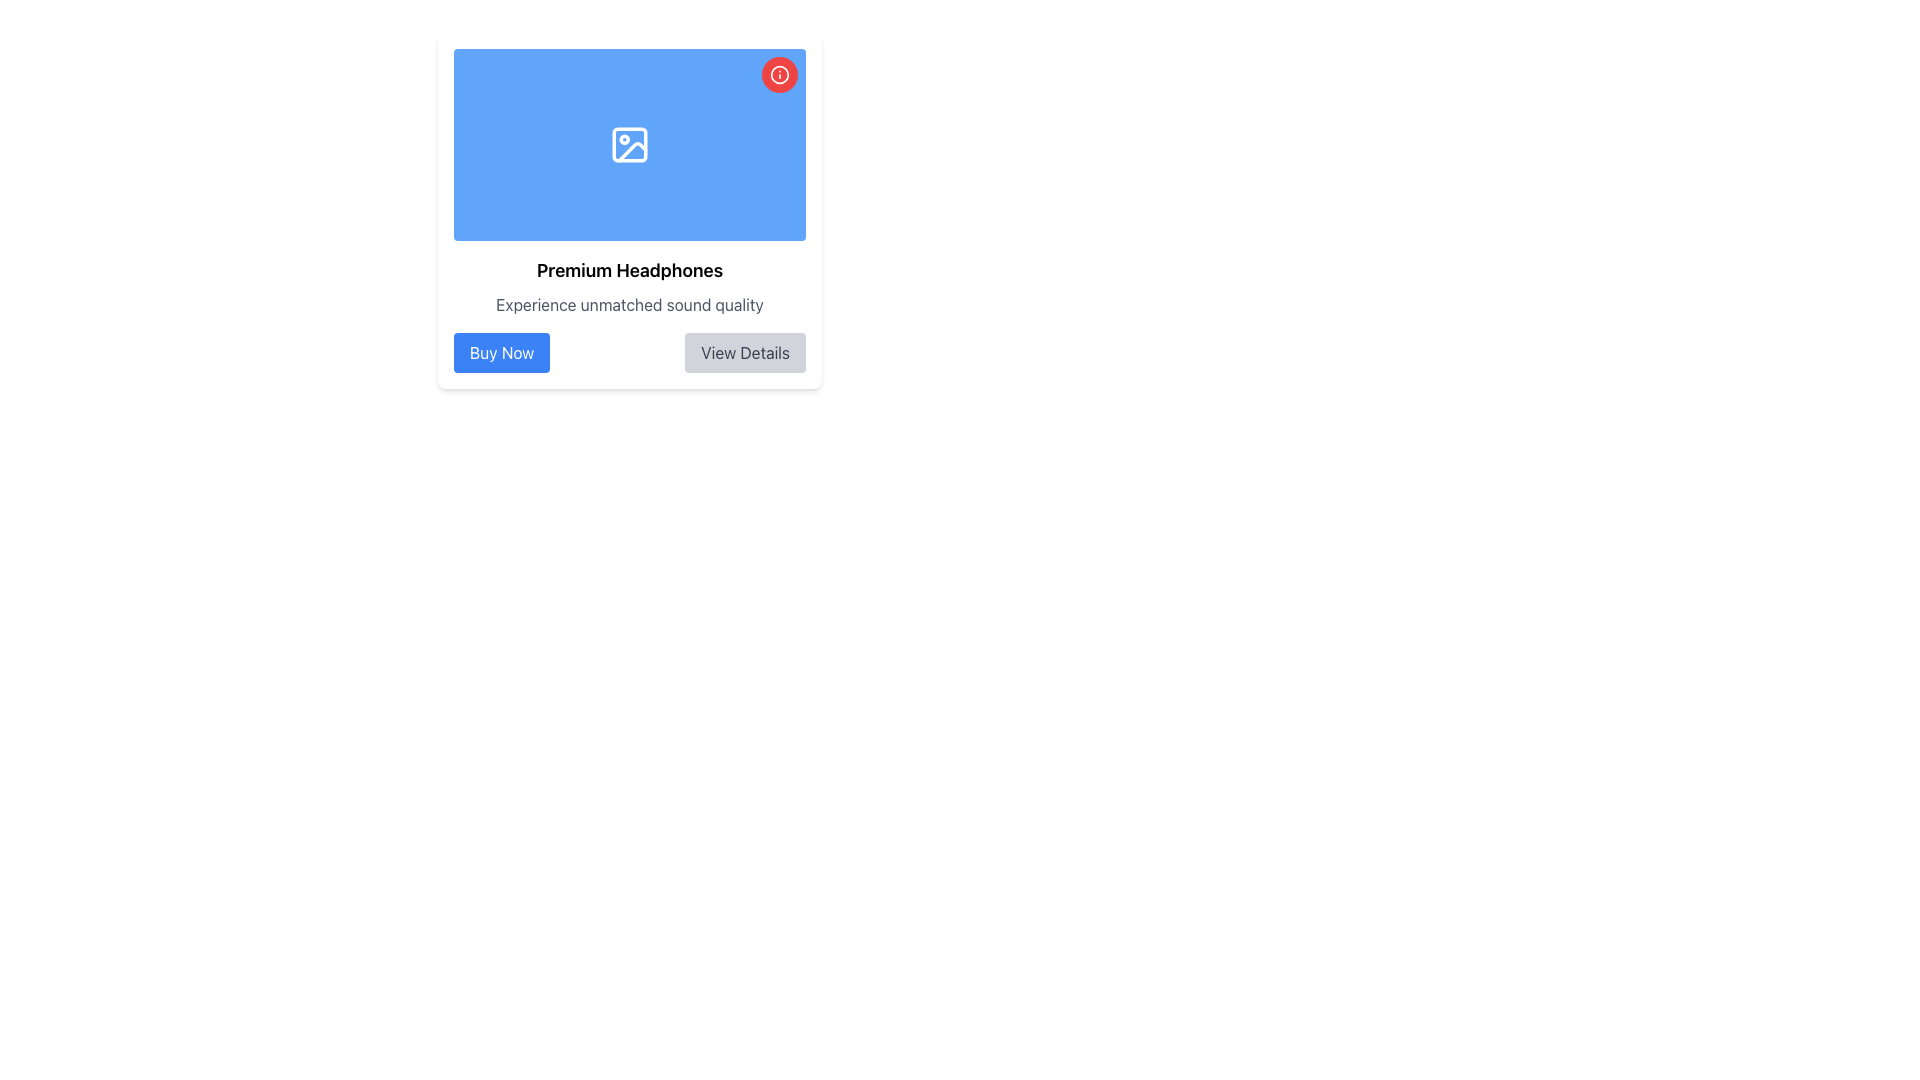  Describe the element at coordinates (744, 352) in the screenshot. I see `the 'View Details' button, which is a rectangular button with a light gray background and dark gray text, located in the bottom-right of the card UI component below the 'Premium Headphones' description` at that location.